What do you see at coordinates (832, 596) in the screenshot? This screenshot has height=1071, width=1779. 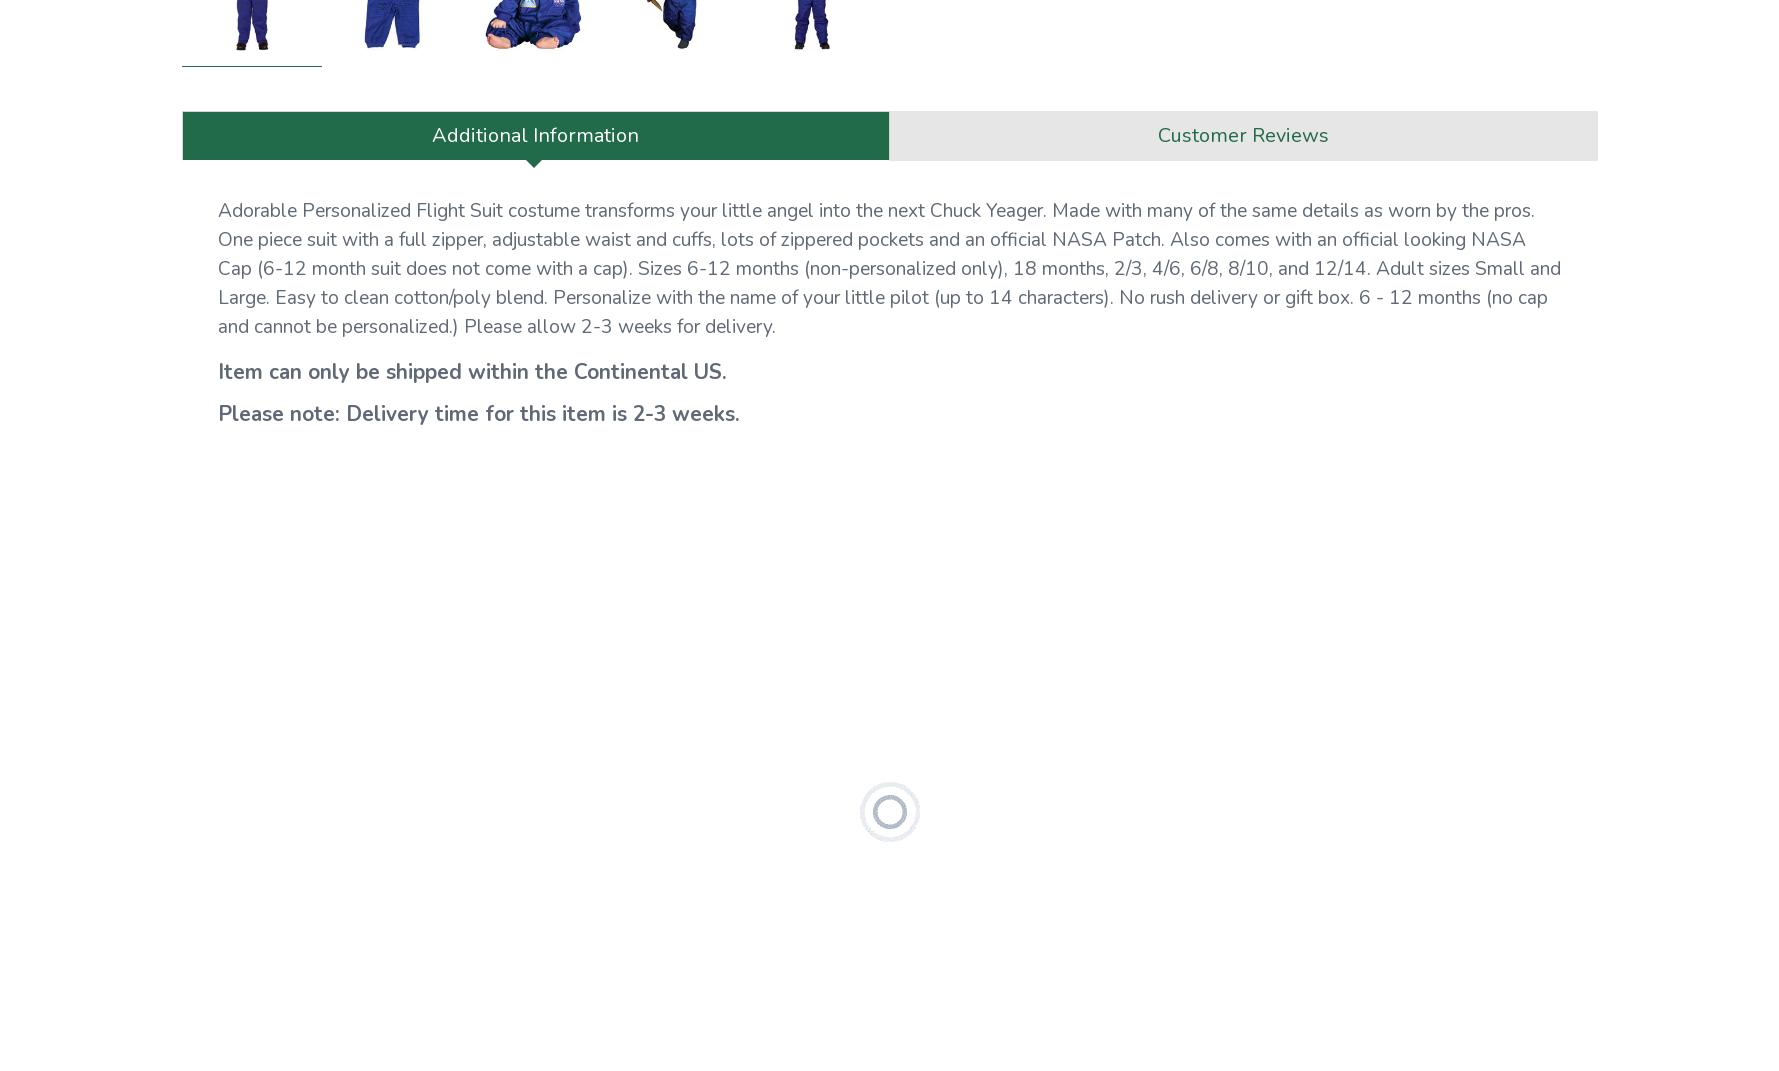 I see `'5581 Hudson Industrial Parkway  |  Hudson OH 44236-0099  |  Order toll free'` at bounding box center [832, 596].